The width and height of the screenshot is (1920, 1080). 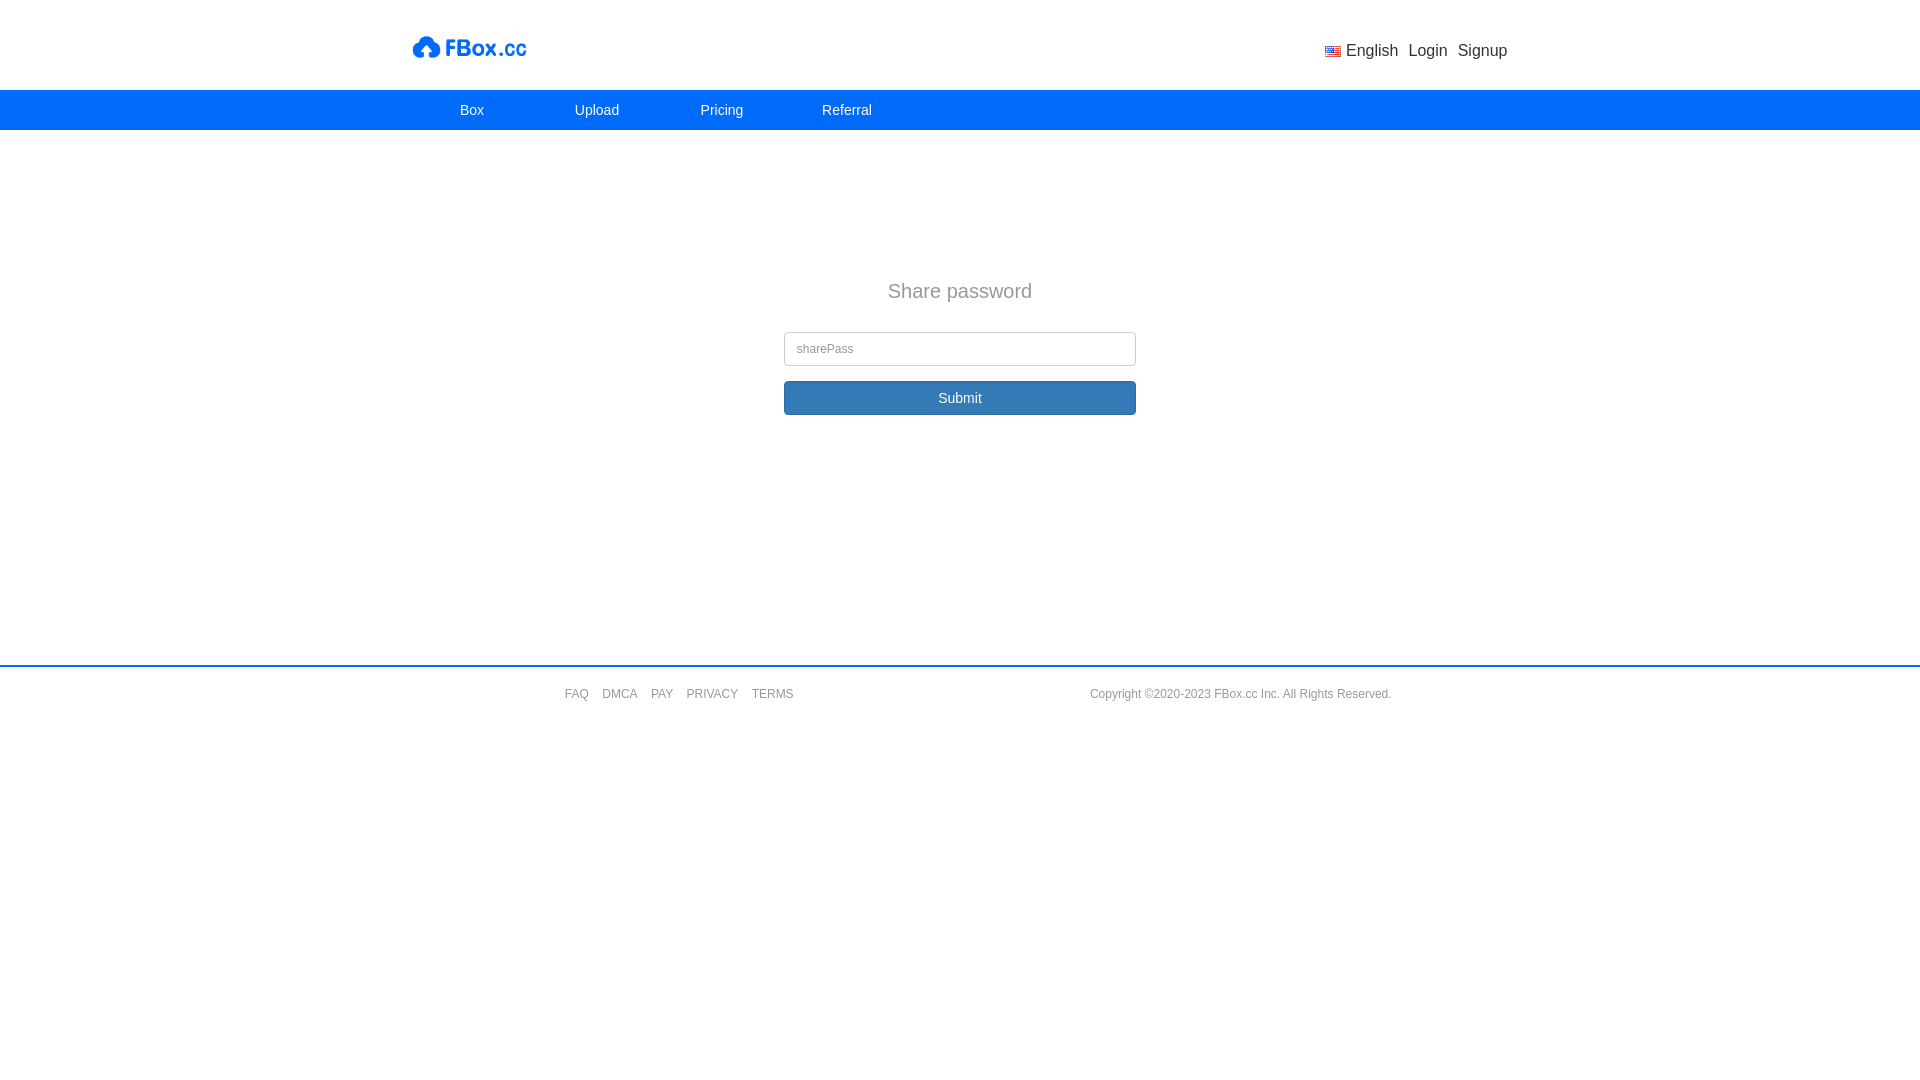 What do you see at coordinates (471, 110) in the screenshot?
I see `'Box'` at bounding box center [471, 110].